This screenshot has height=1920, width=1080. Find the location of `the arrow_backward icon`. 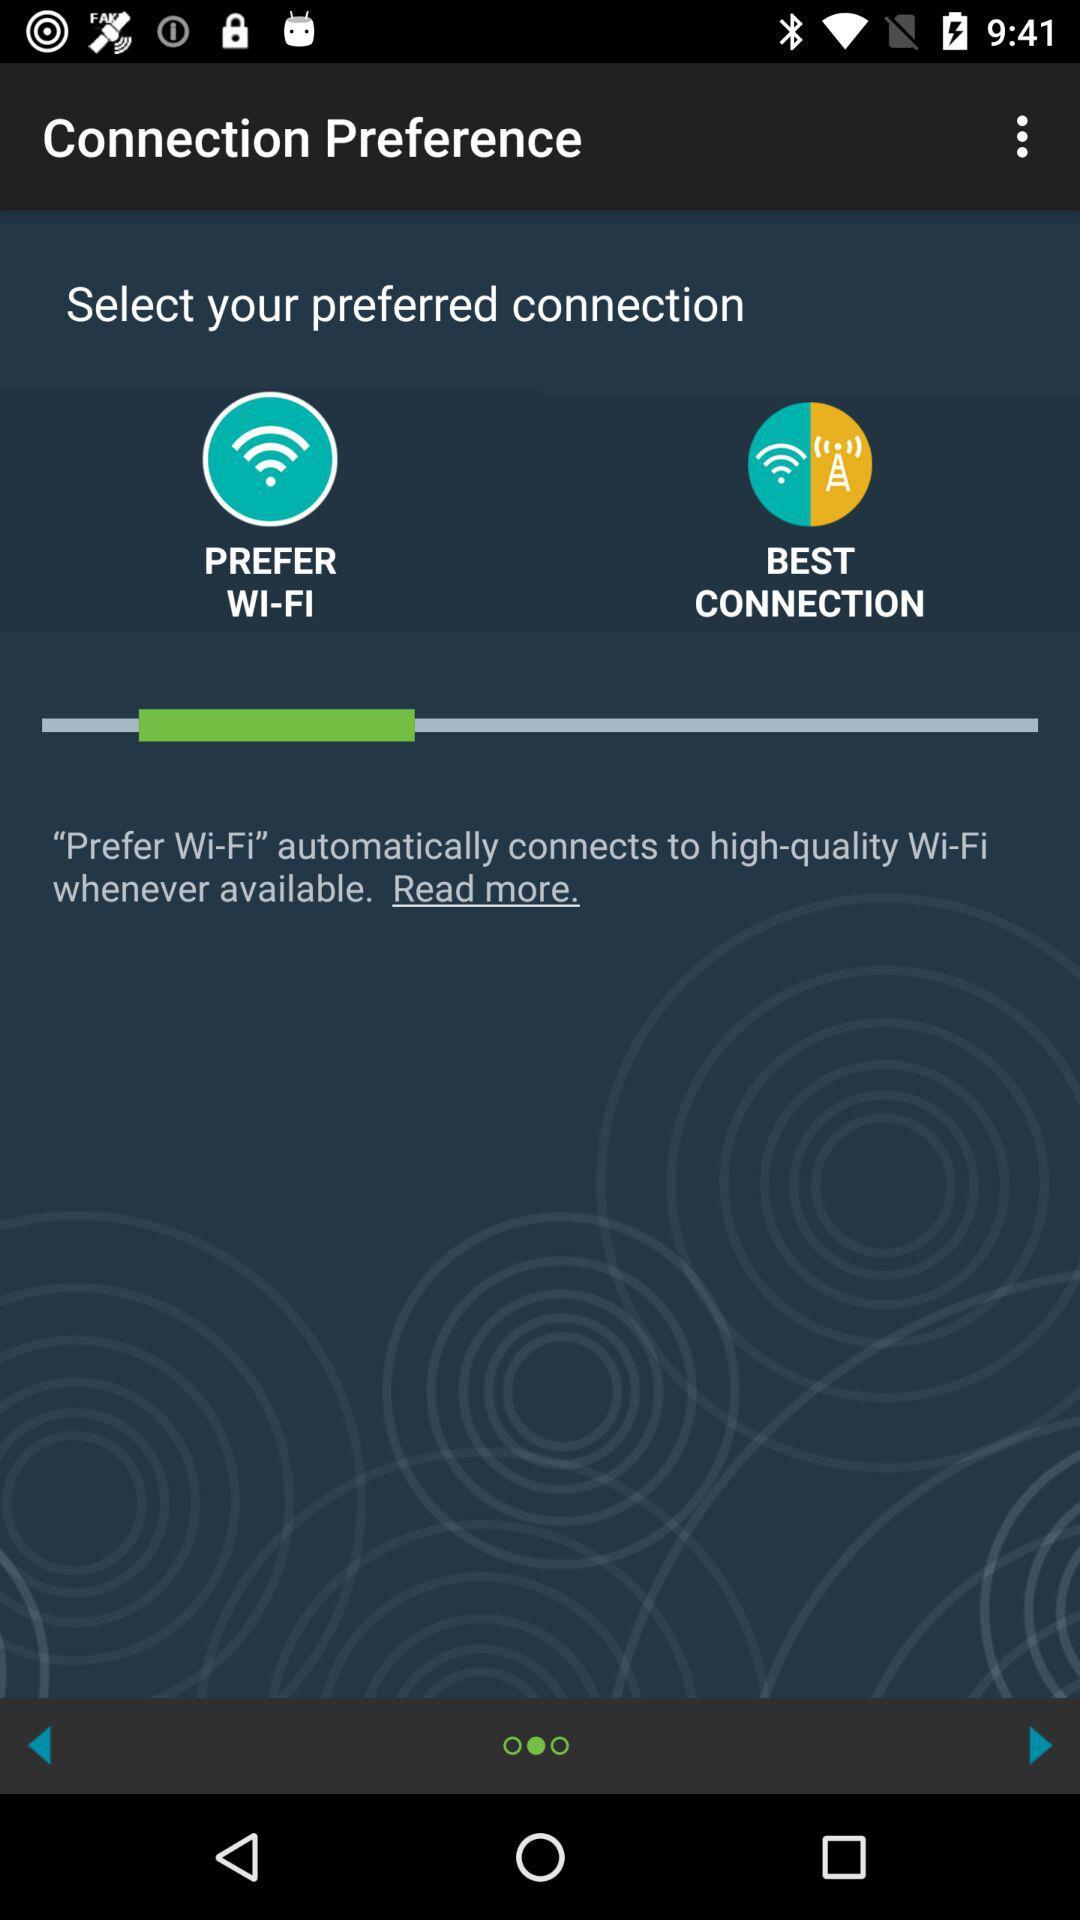

the arrow_backward icon is located at coordinates (39, 1744).